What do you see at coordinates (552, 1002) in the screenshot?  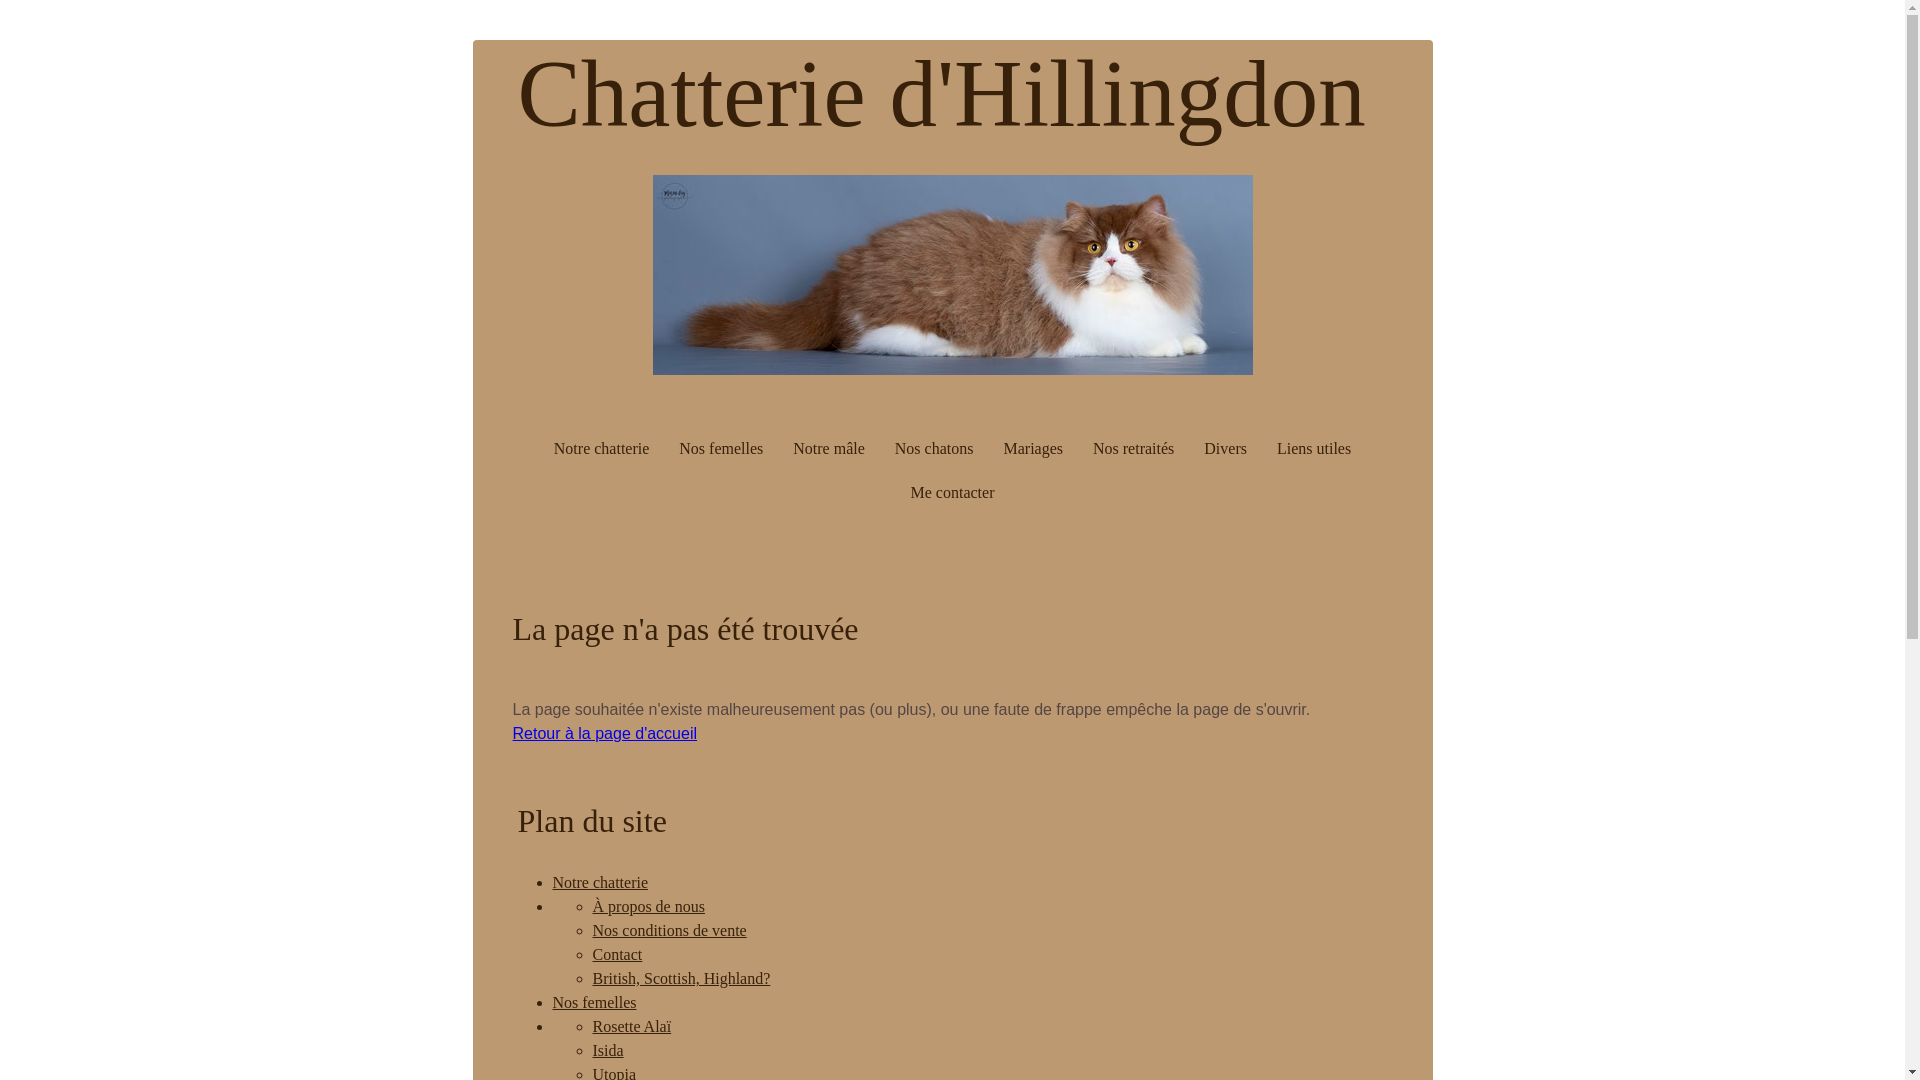 I see `'Nos femelles'` at bounding box center [552, 1002].